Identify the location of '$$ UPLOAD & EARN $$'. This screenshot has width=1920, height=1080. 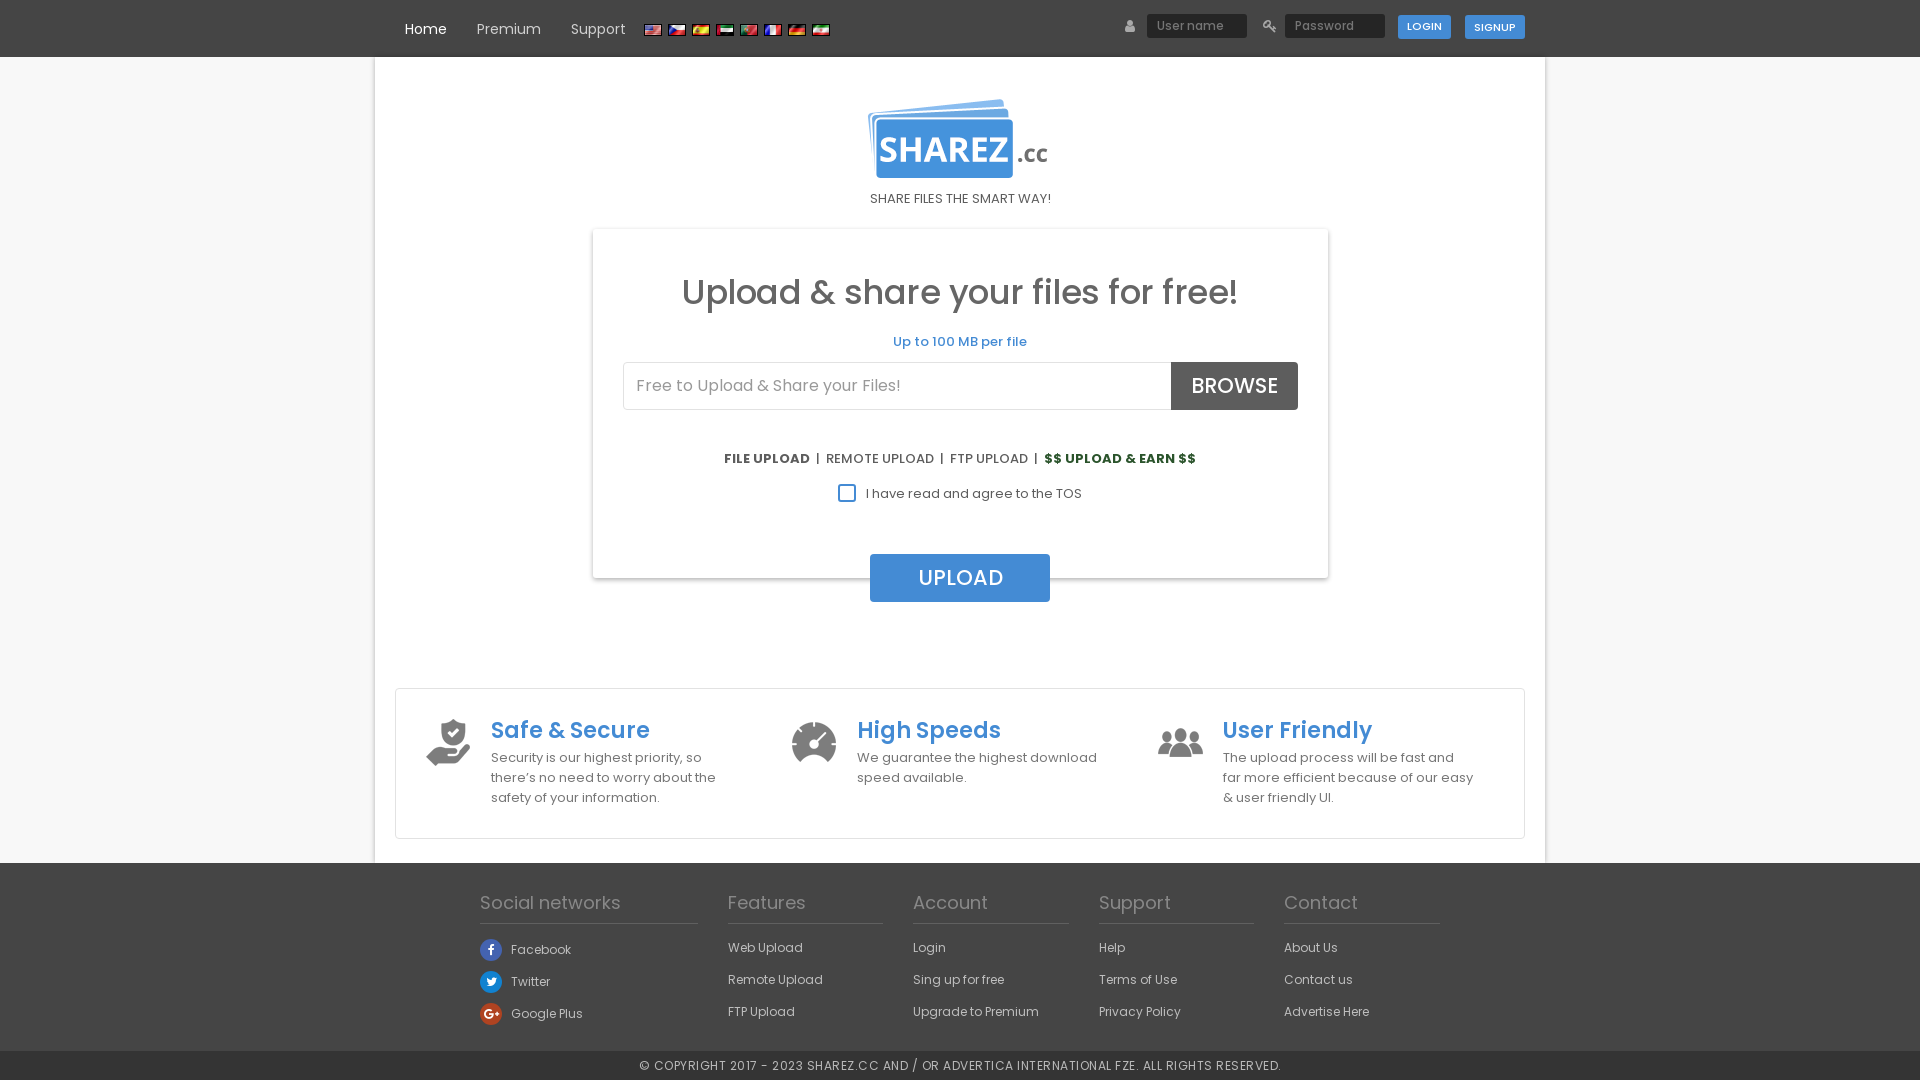
(1118, 458).